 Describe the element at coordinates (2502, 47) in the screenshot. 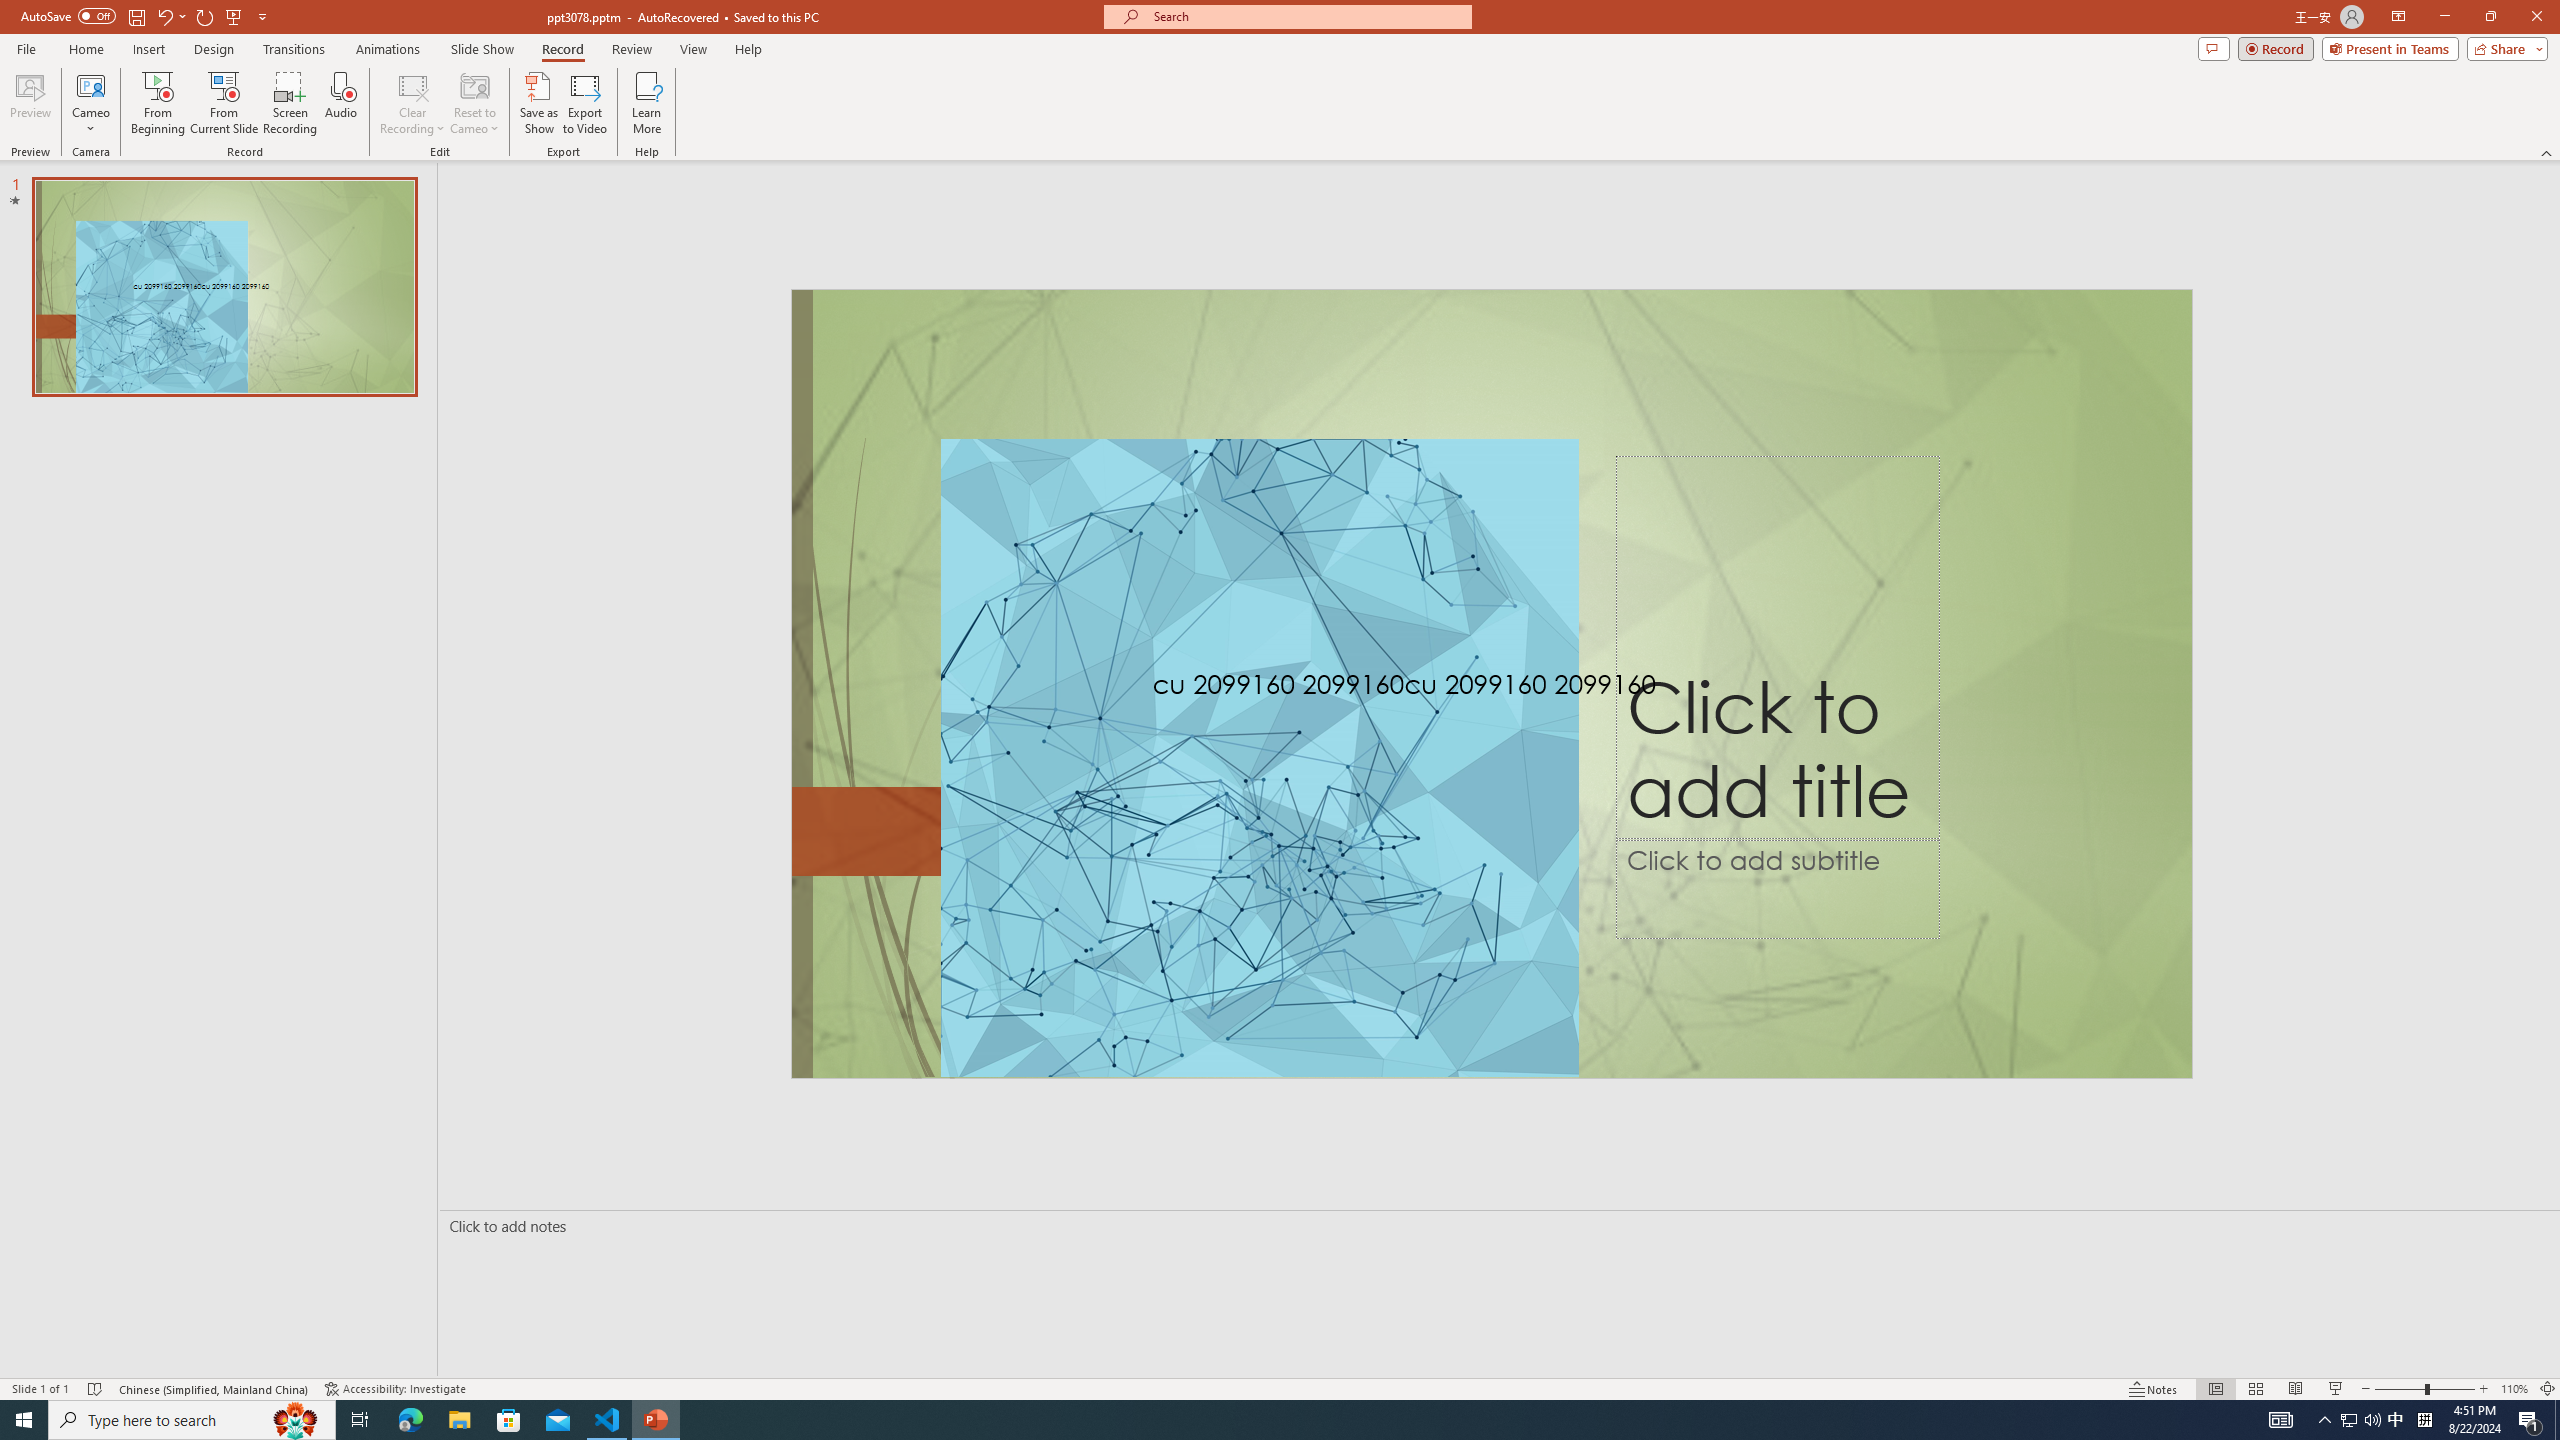

I see `'Share'` at that location.